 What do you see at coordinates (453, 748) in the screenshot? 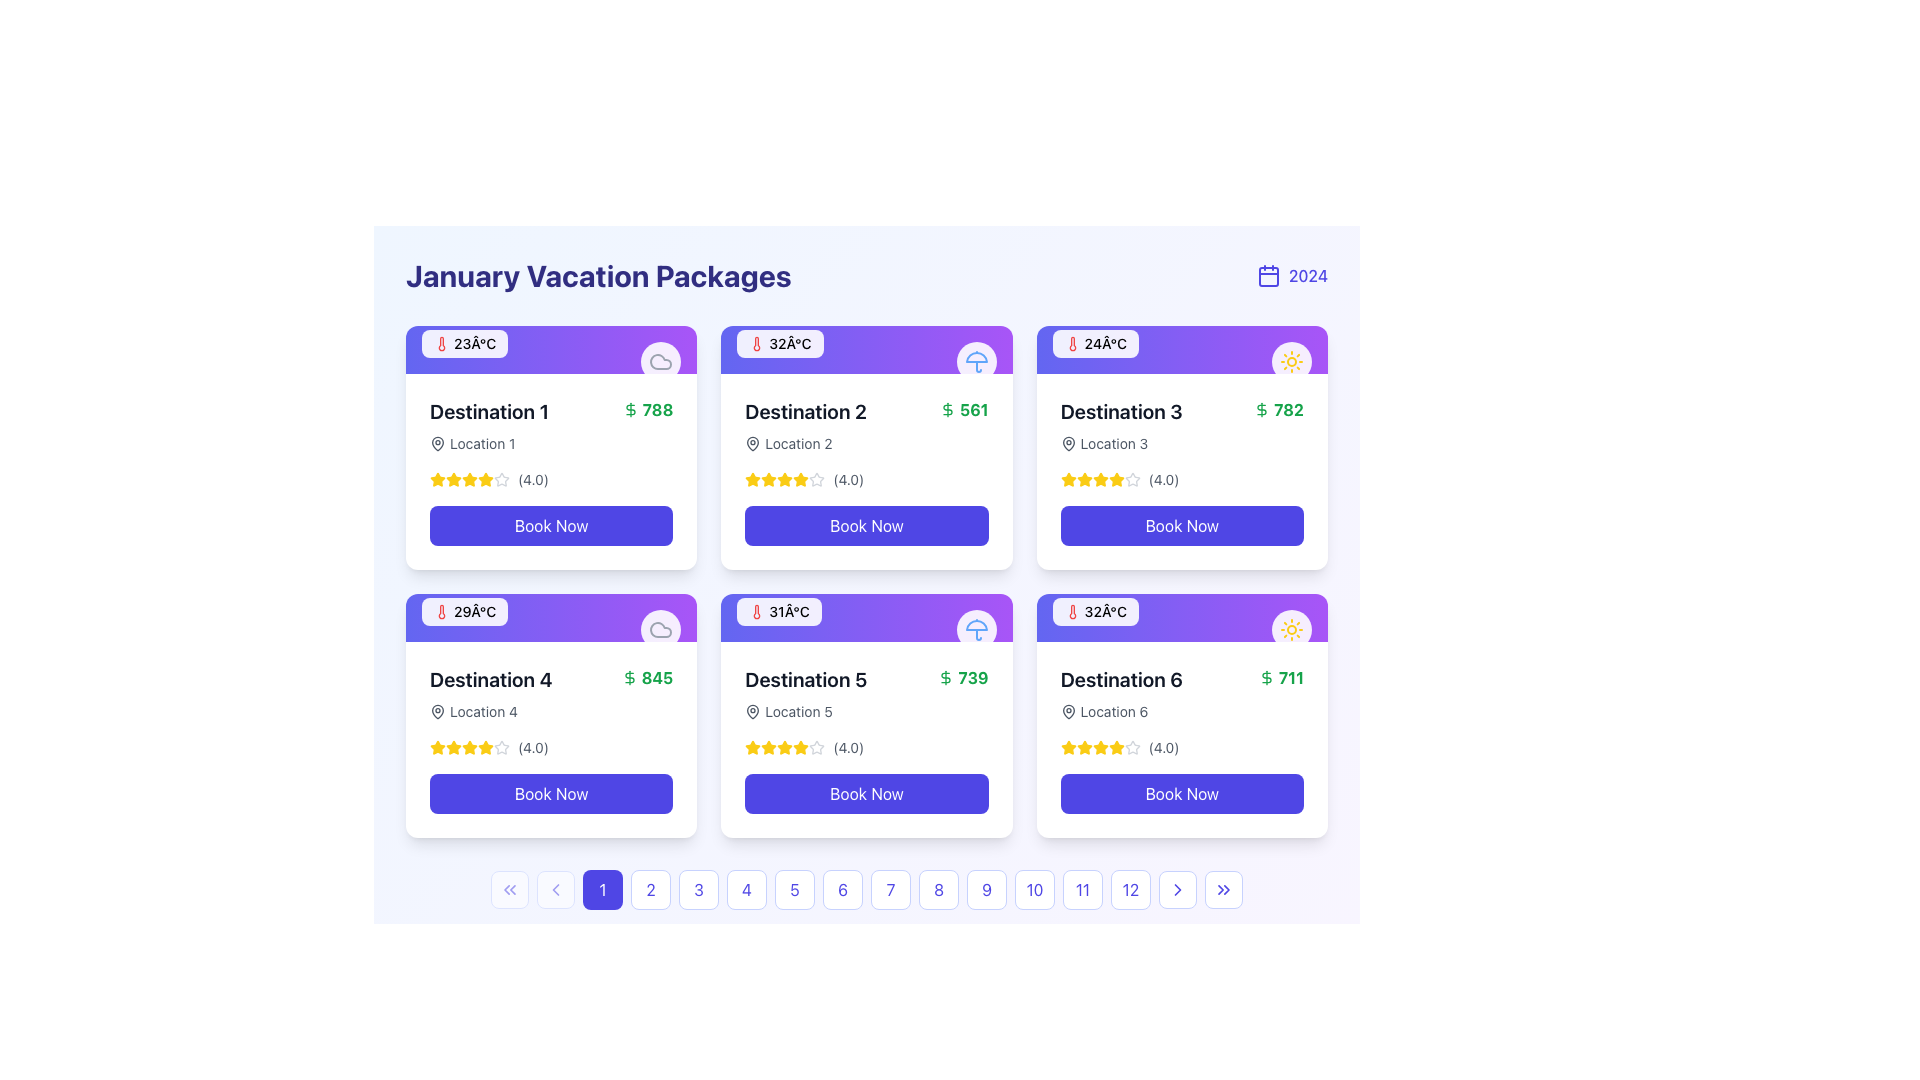
I see `the second star icon in the rating system located below the 'Destination 4' card to interact with the rating system` at bounding box center [453, 748].